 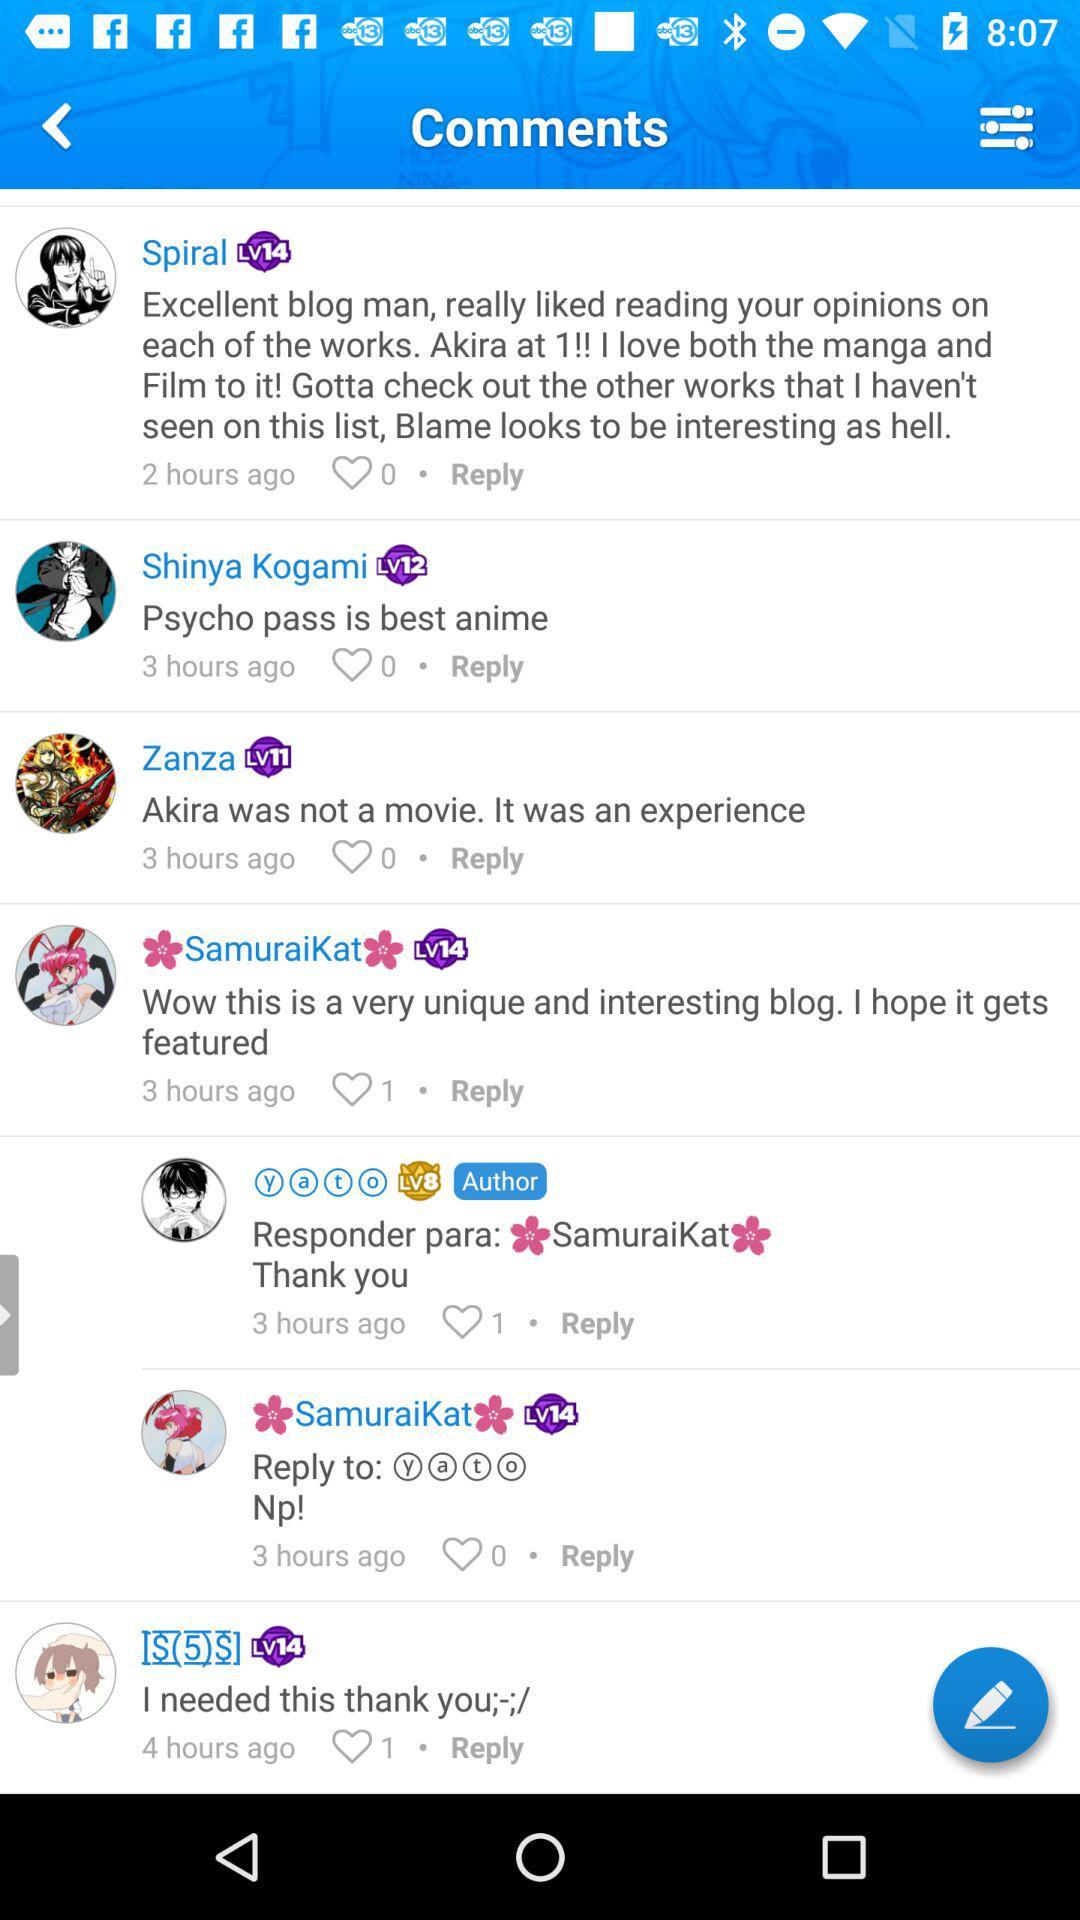 What do you see at coordinates (596, 1020) in the screenshot?
I see `the wow this is item` at bounding box center [596, 1020].